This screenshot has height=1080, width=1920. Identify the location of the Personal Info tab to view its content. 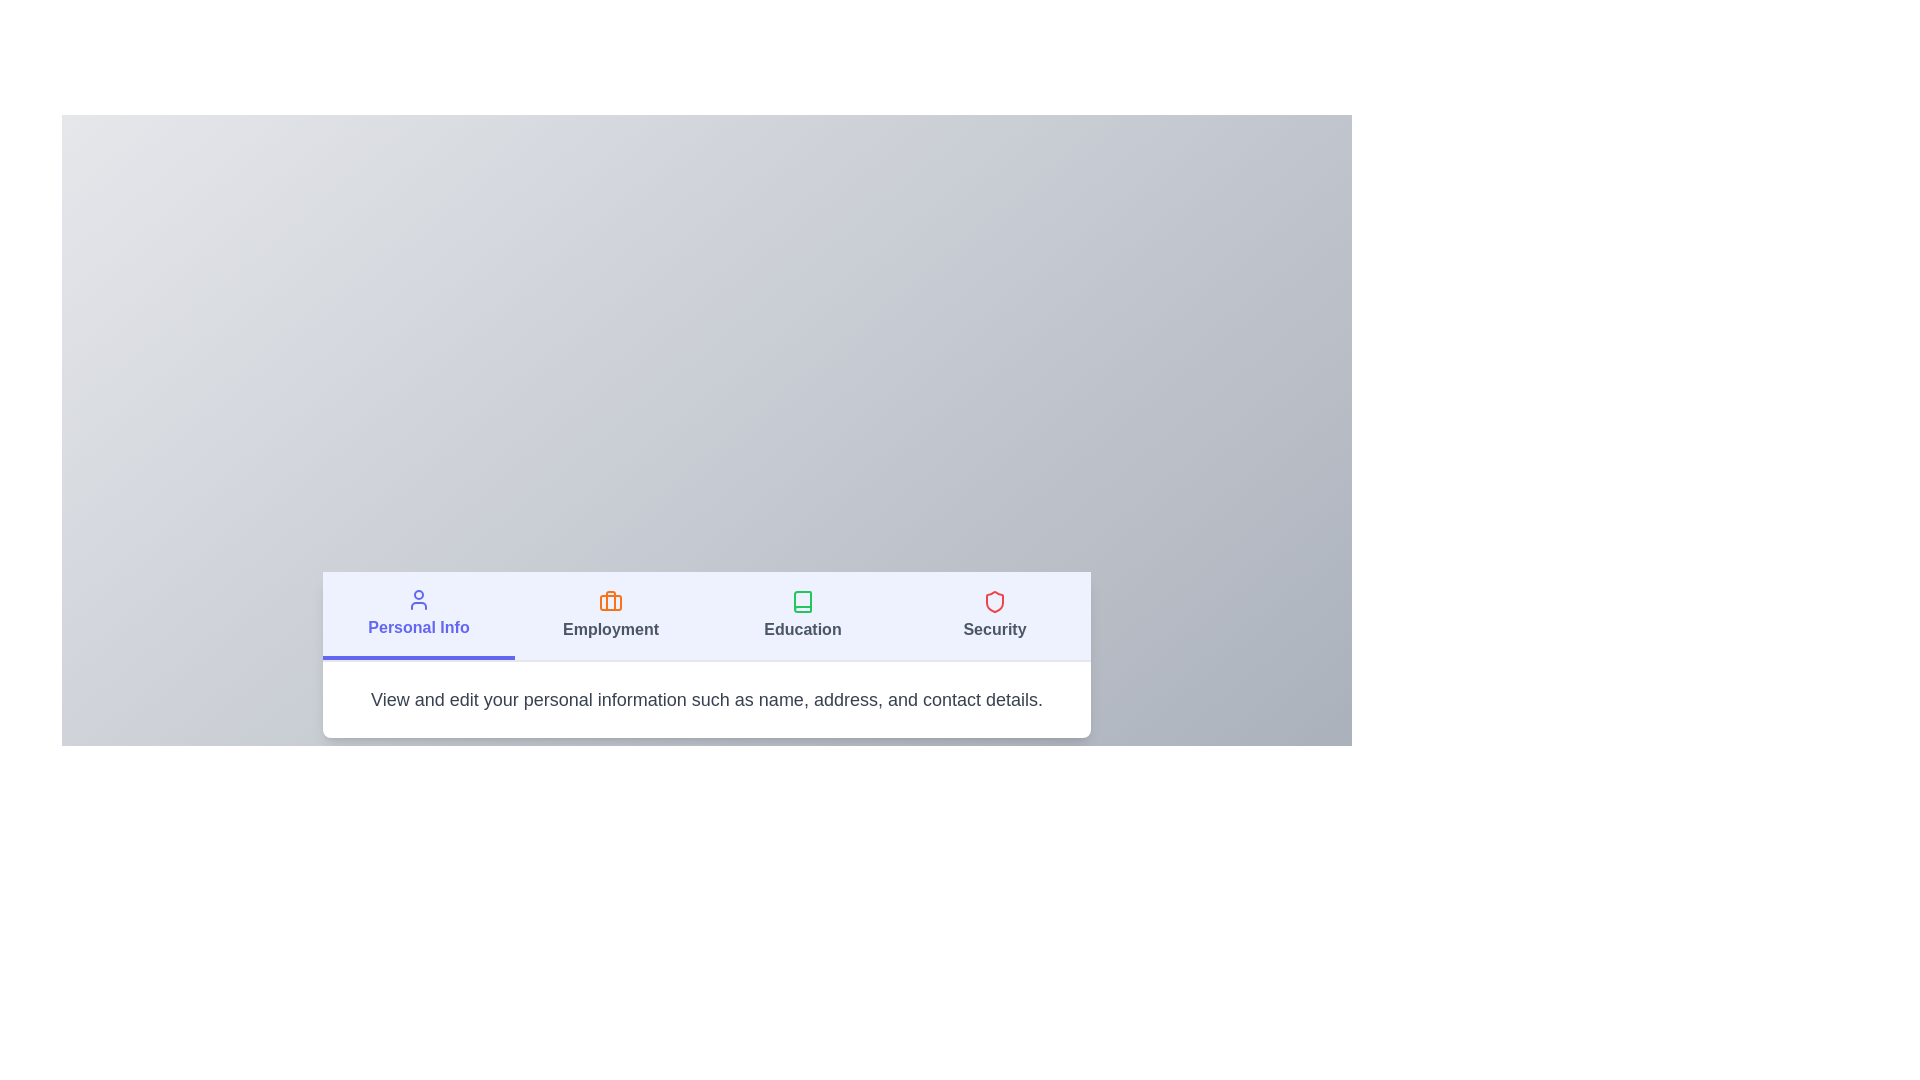
(417, 615).